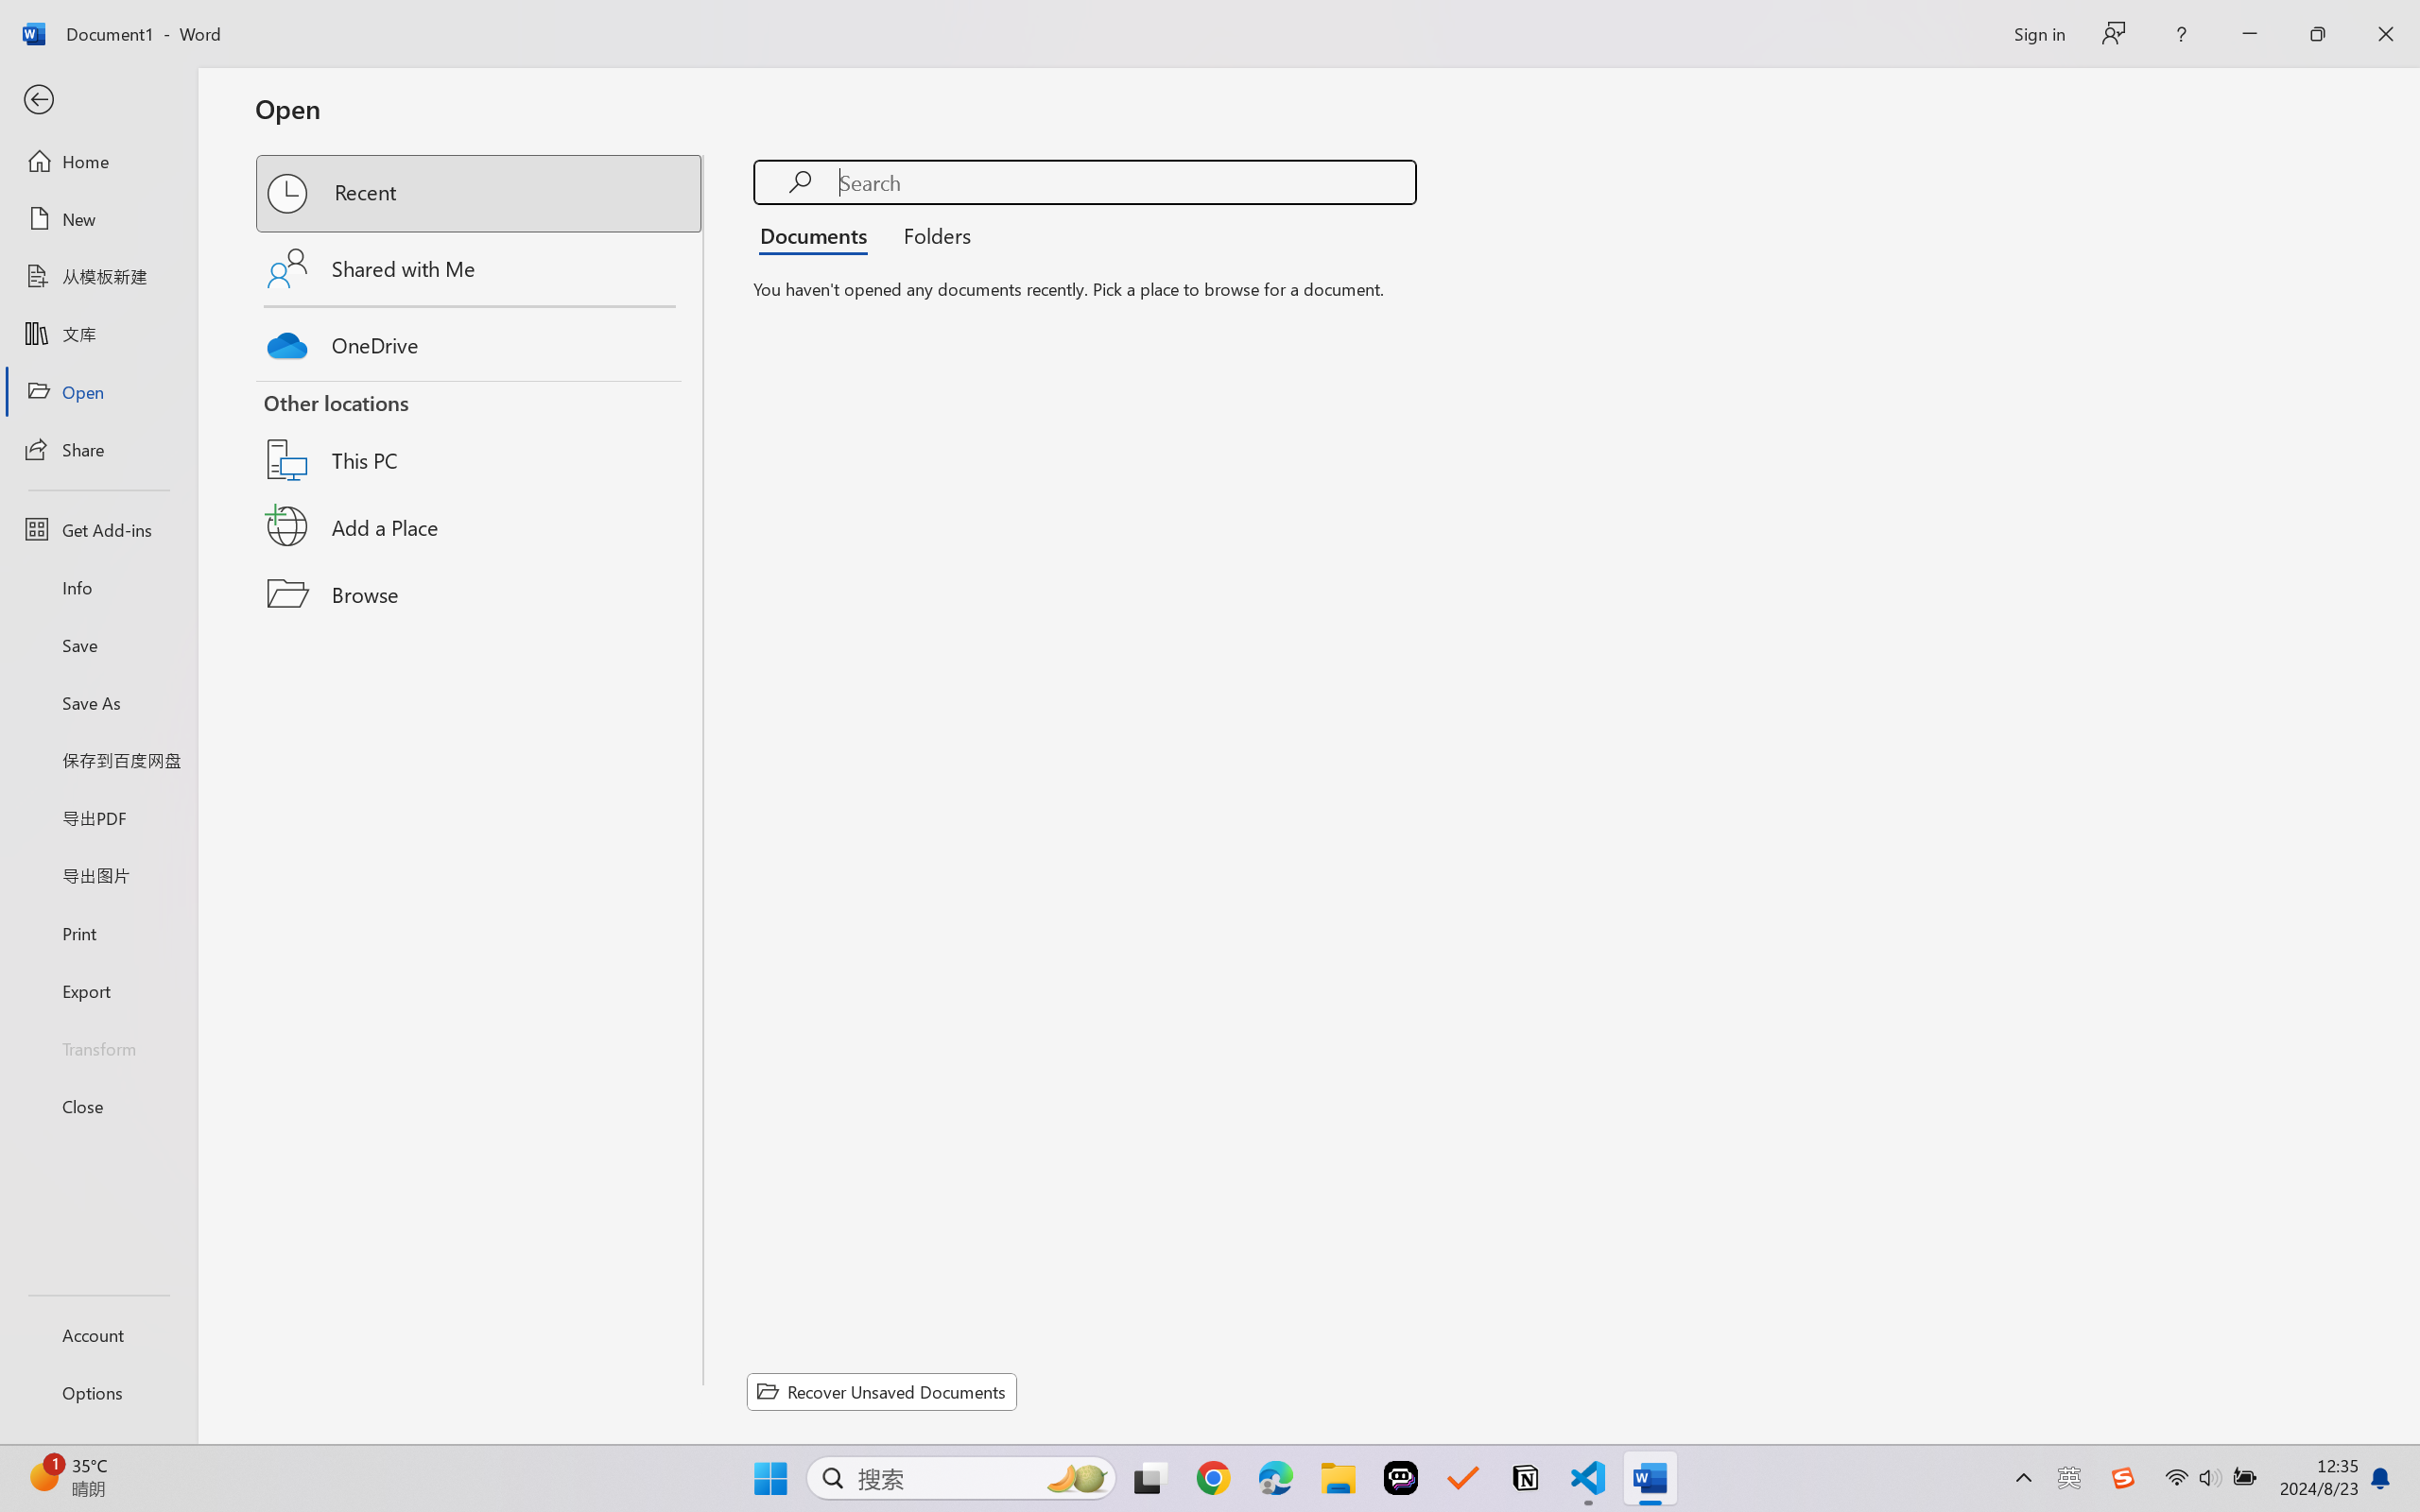  I want to click on 'This PC', so click(480, 435).